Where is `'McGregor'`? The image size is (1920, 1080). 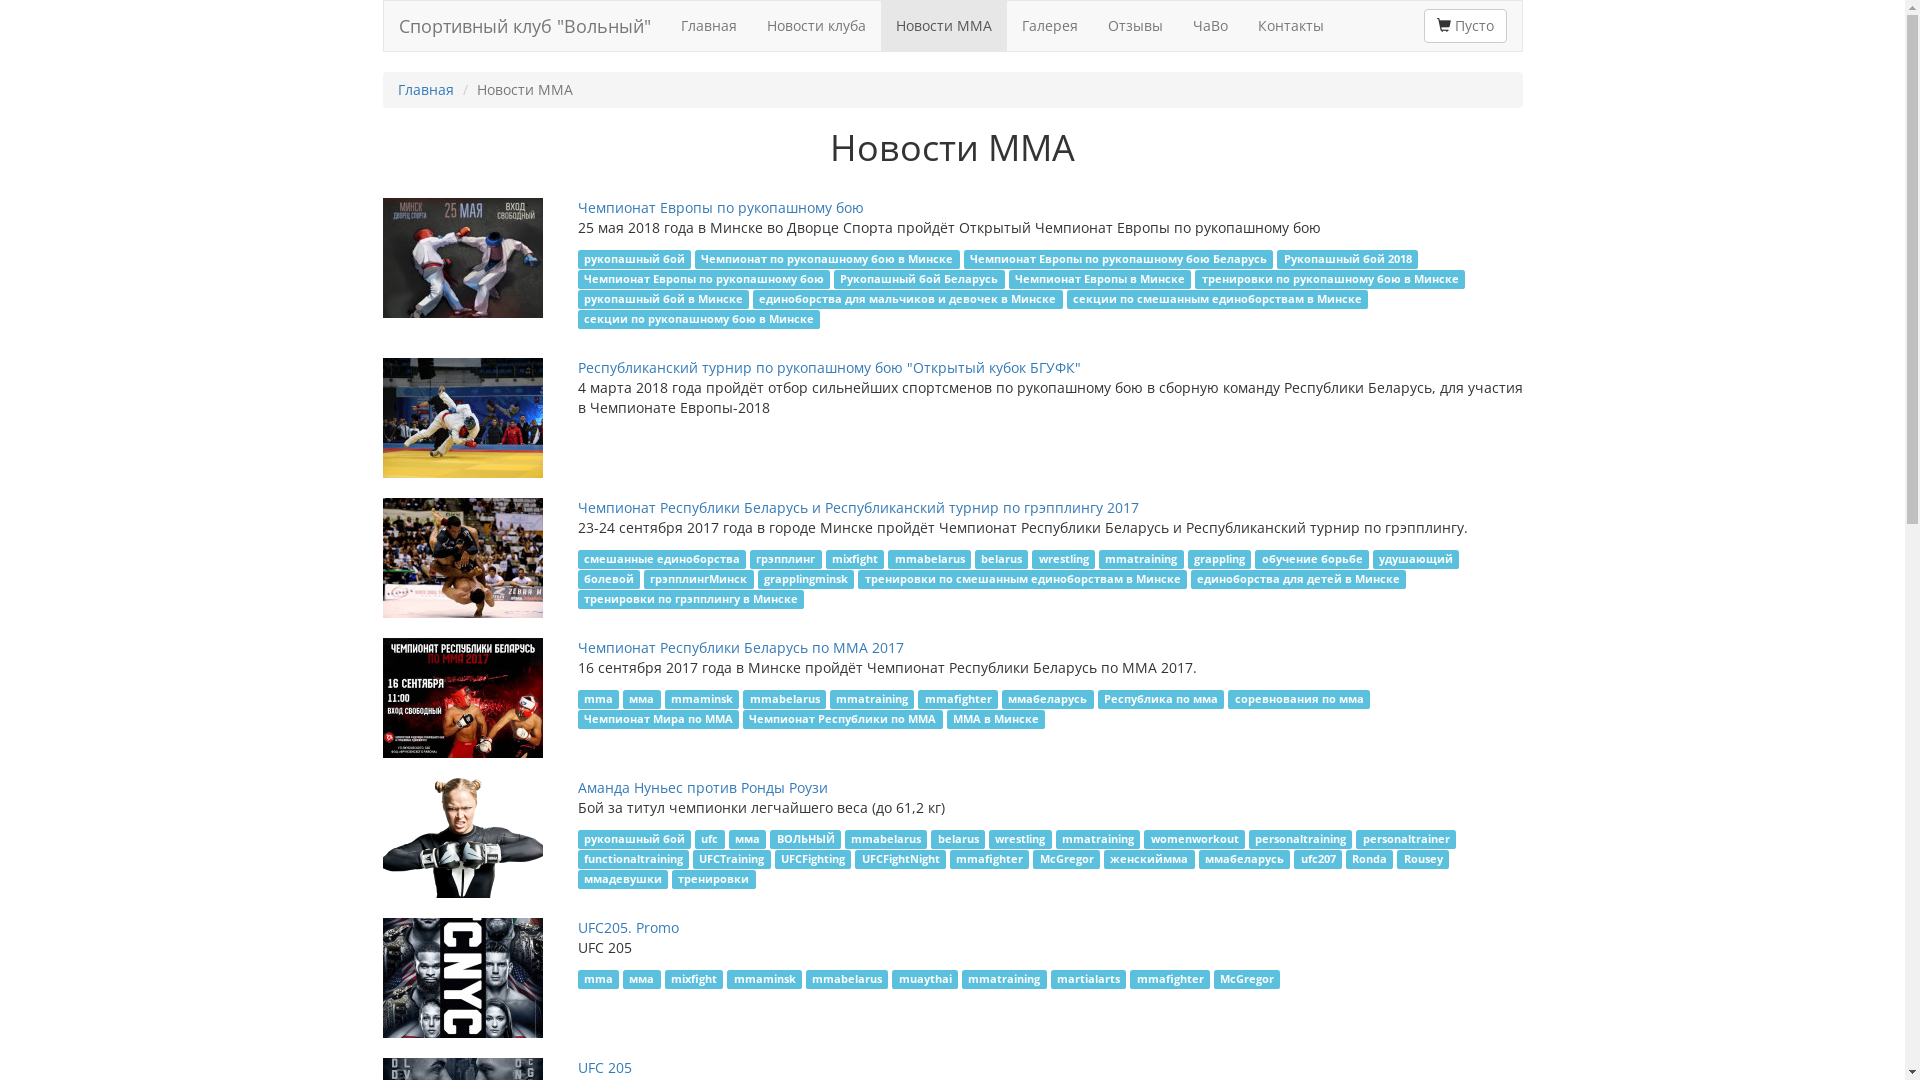 'McGregor' is located at coordinates (1065, 858).